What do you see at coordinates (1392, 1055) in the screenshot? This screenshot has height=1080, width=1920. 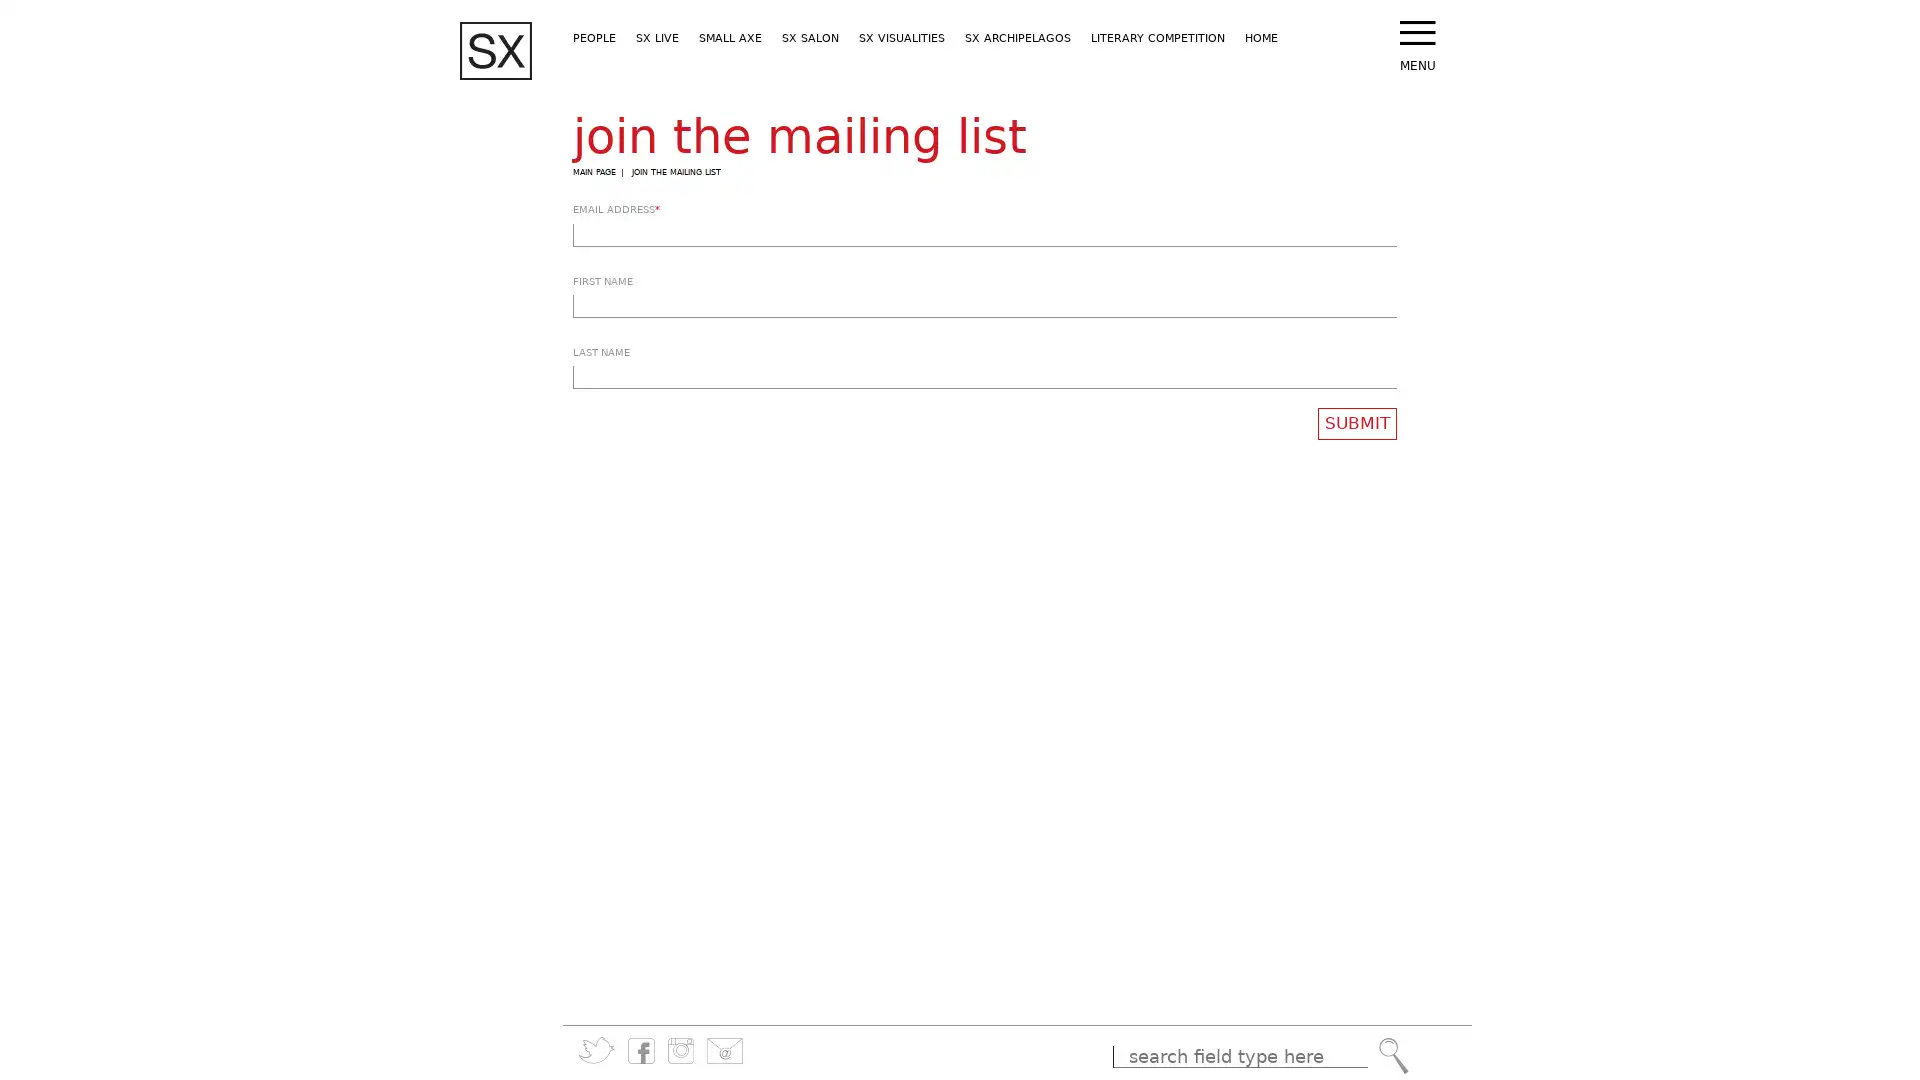 I see `Search` at bounding box center [1392, 1055].